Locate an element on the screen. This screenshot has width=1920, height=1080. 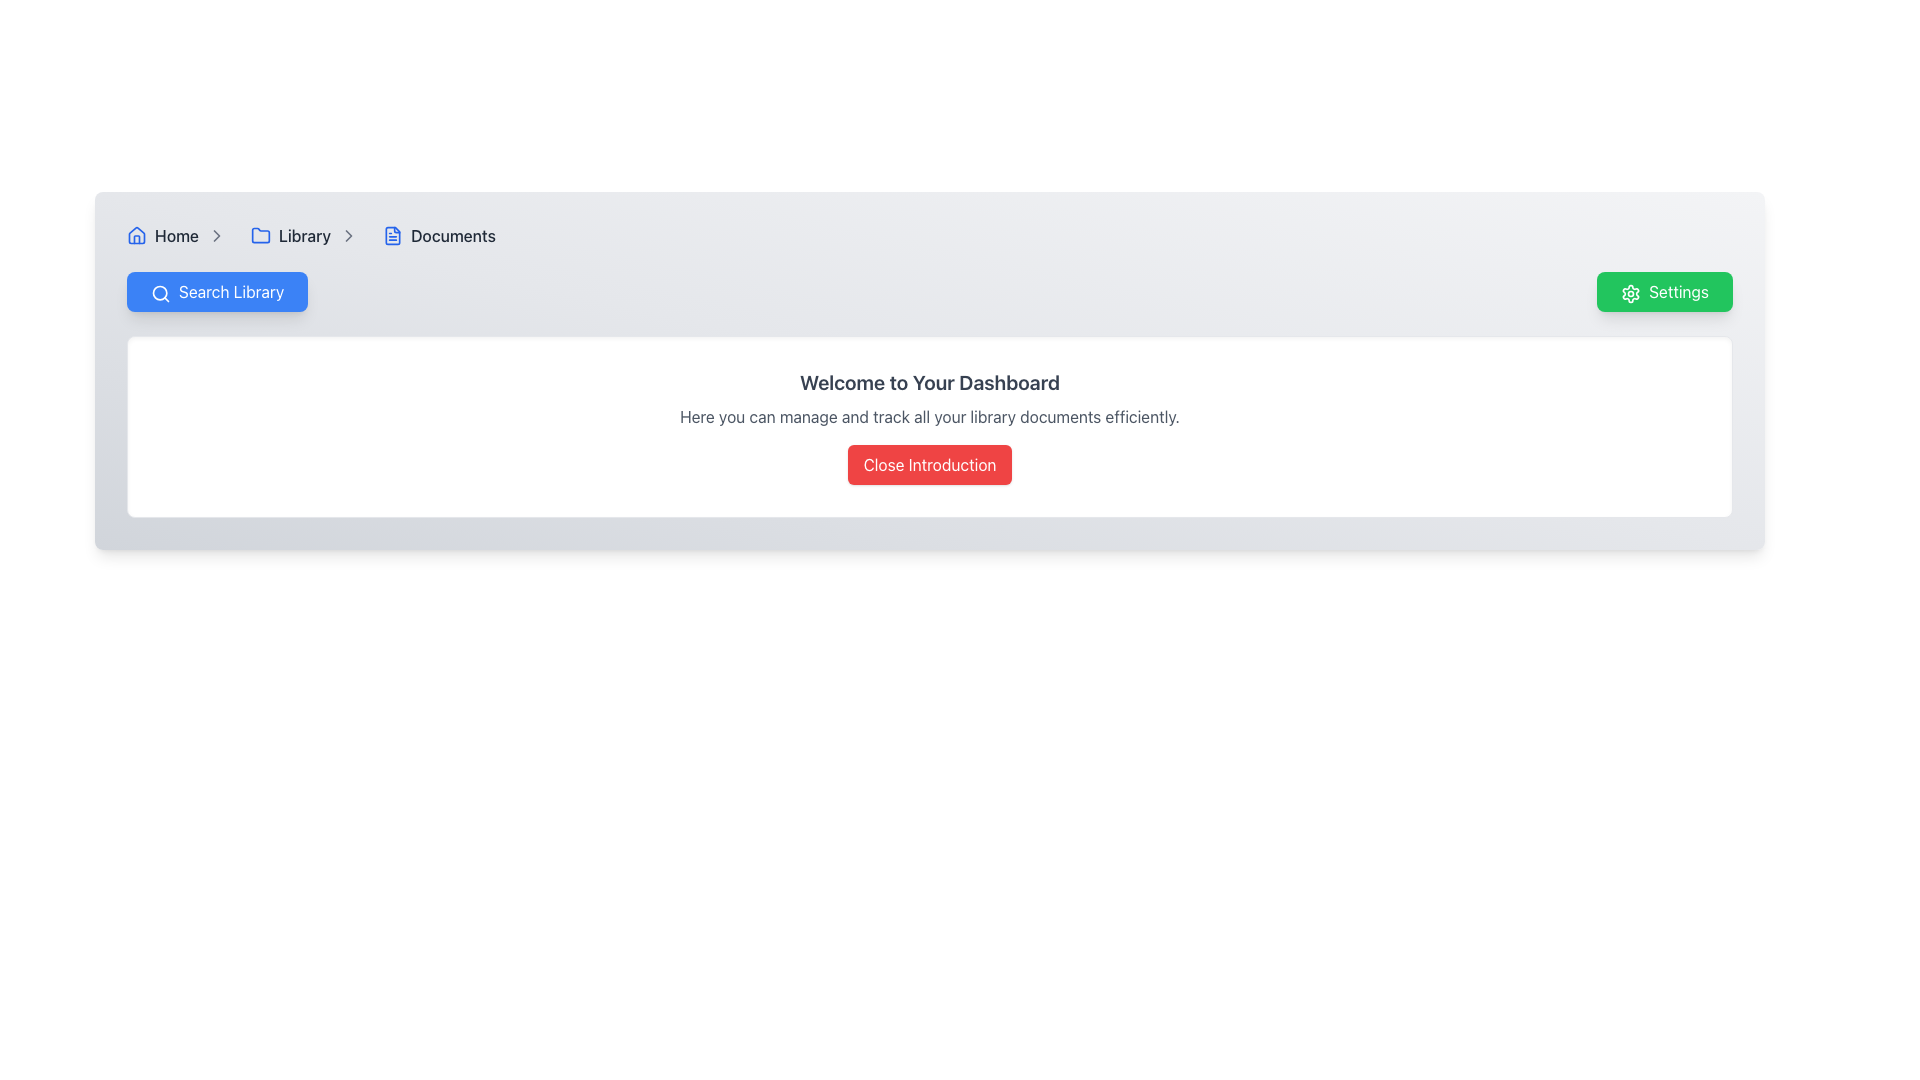
the settings button located at the far right end of the button group is located at coordinates (1665, 292).